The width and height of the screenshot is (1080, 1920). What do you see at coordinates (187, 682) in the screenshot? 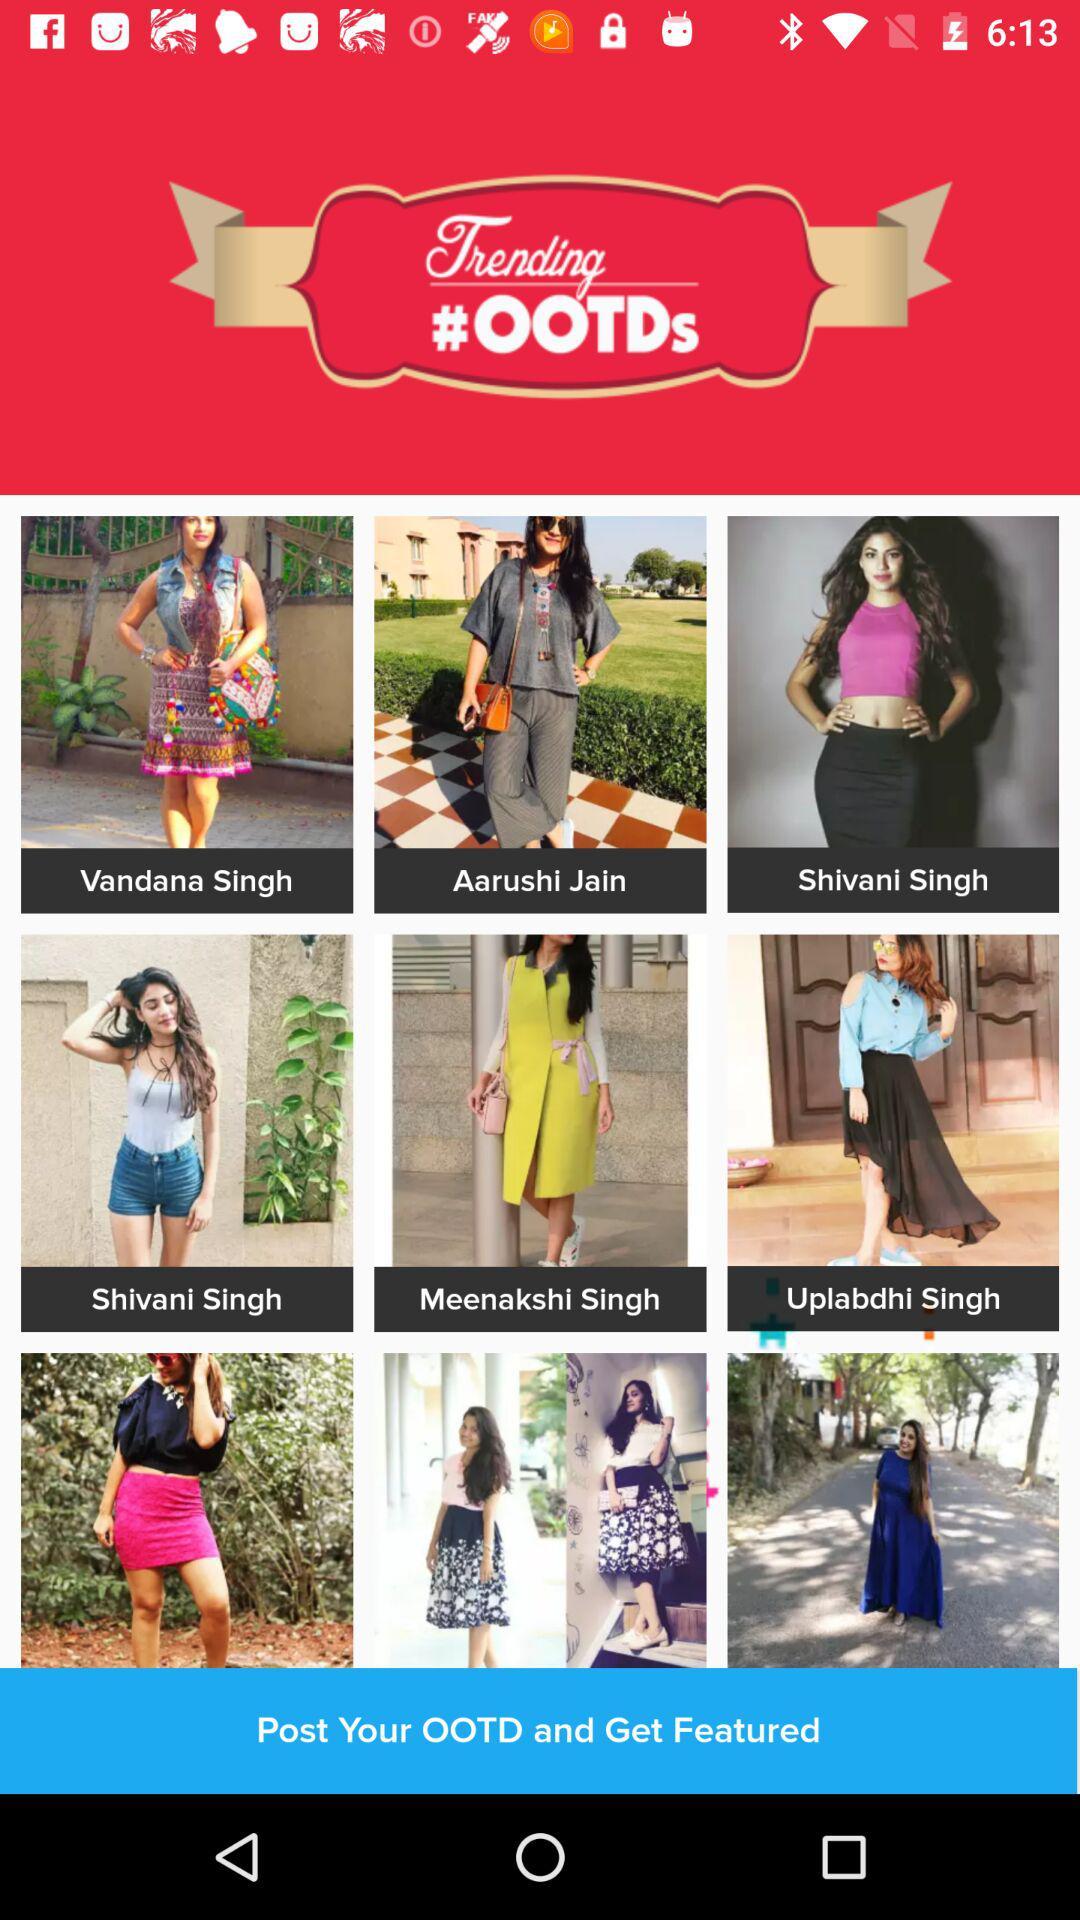
I see `photo page` at bounding box center [187, 682].